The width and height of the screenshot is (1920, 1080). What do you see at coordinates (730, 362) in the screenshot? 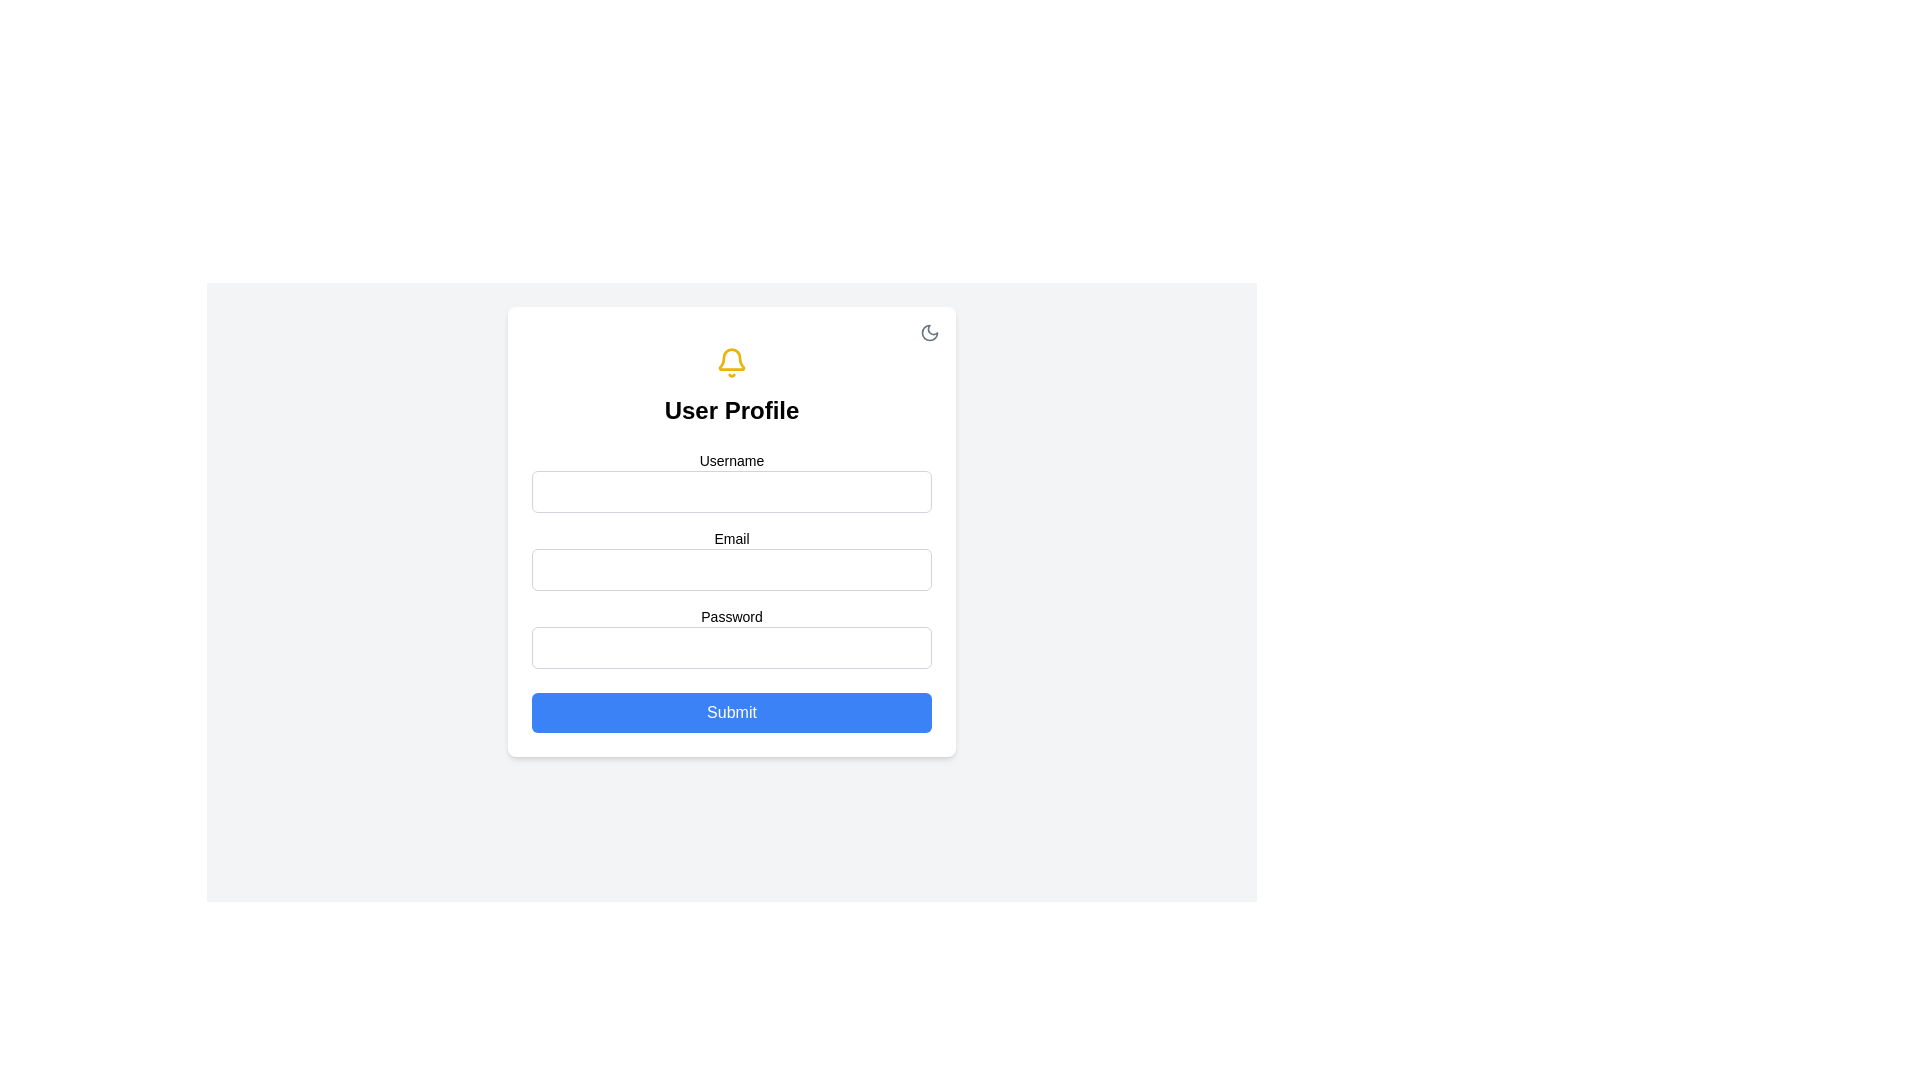
I see `yellow bell icon visually located in the horizontal rectangular section above the 'User Profile' heading` at bounding box center [730, 362].